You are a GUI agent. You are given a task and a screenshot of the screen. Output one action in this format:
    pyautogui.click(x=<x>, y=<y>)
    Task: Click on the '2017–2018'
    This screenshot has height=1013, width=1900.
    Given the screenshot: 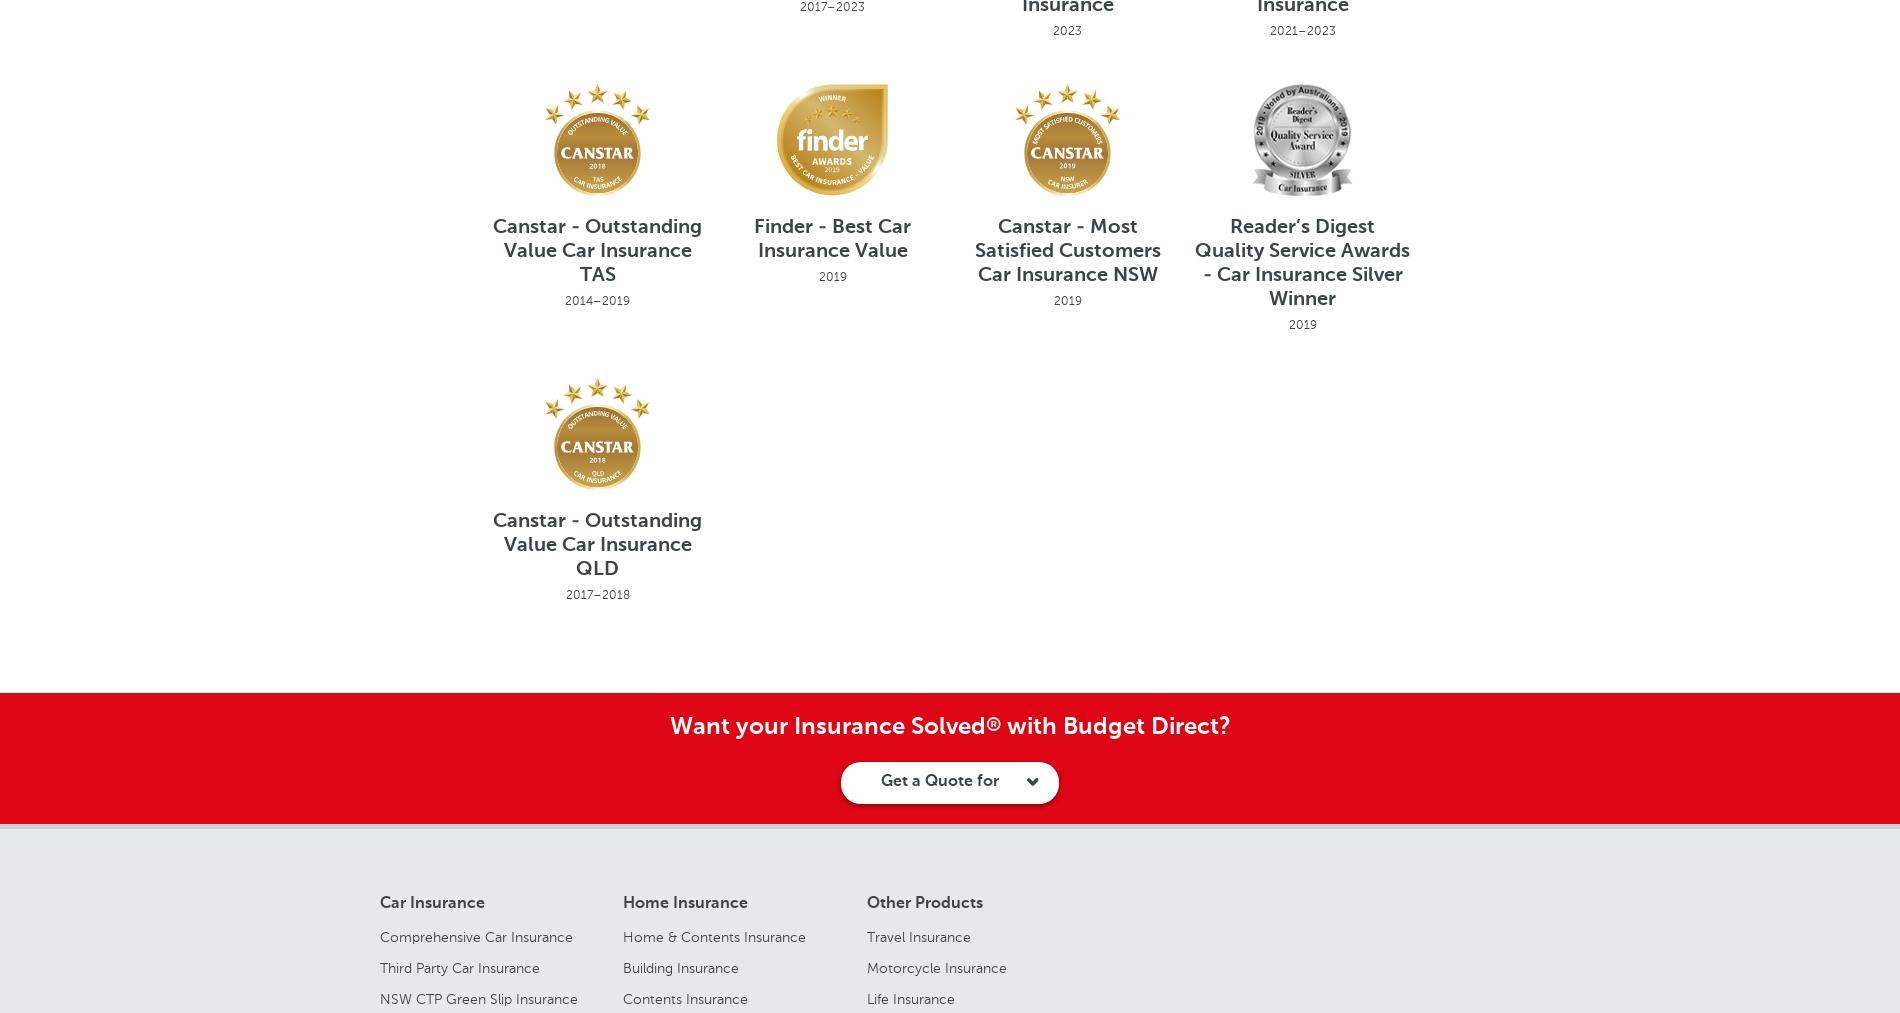 What is the action you would take?
    pyautogui.click(x=565, y=595)
    